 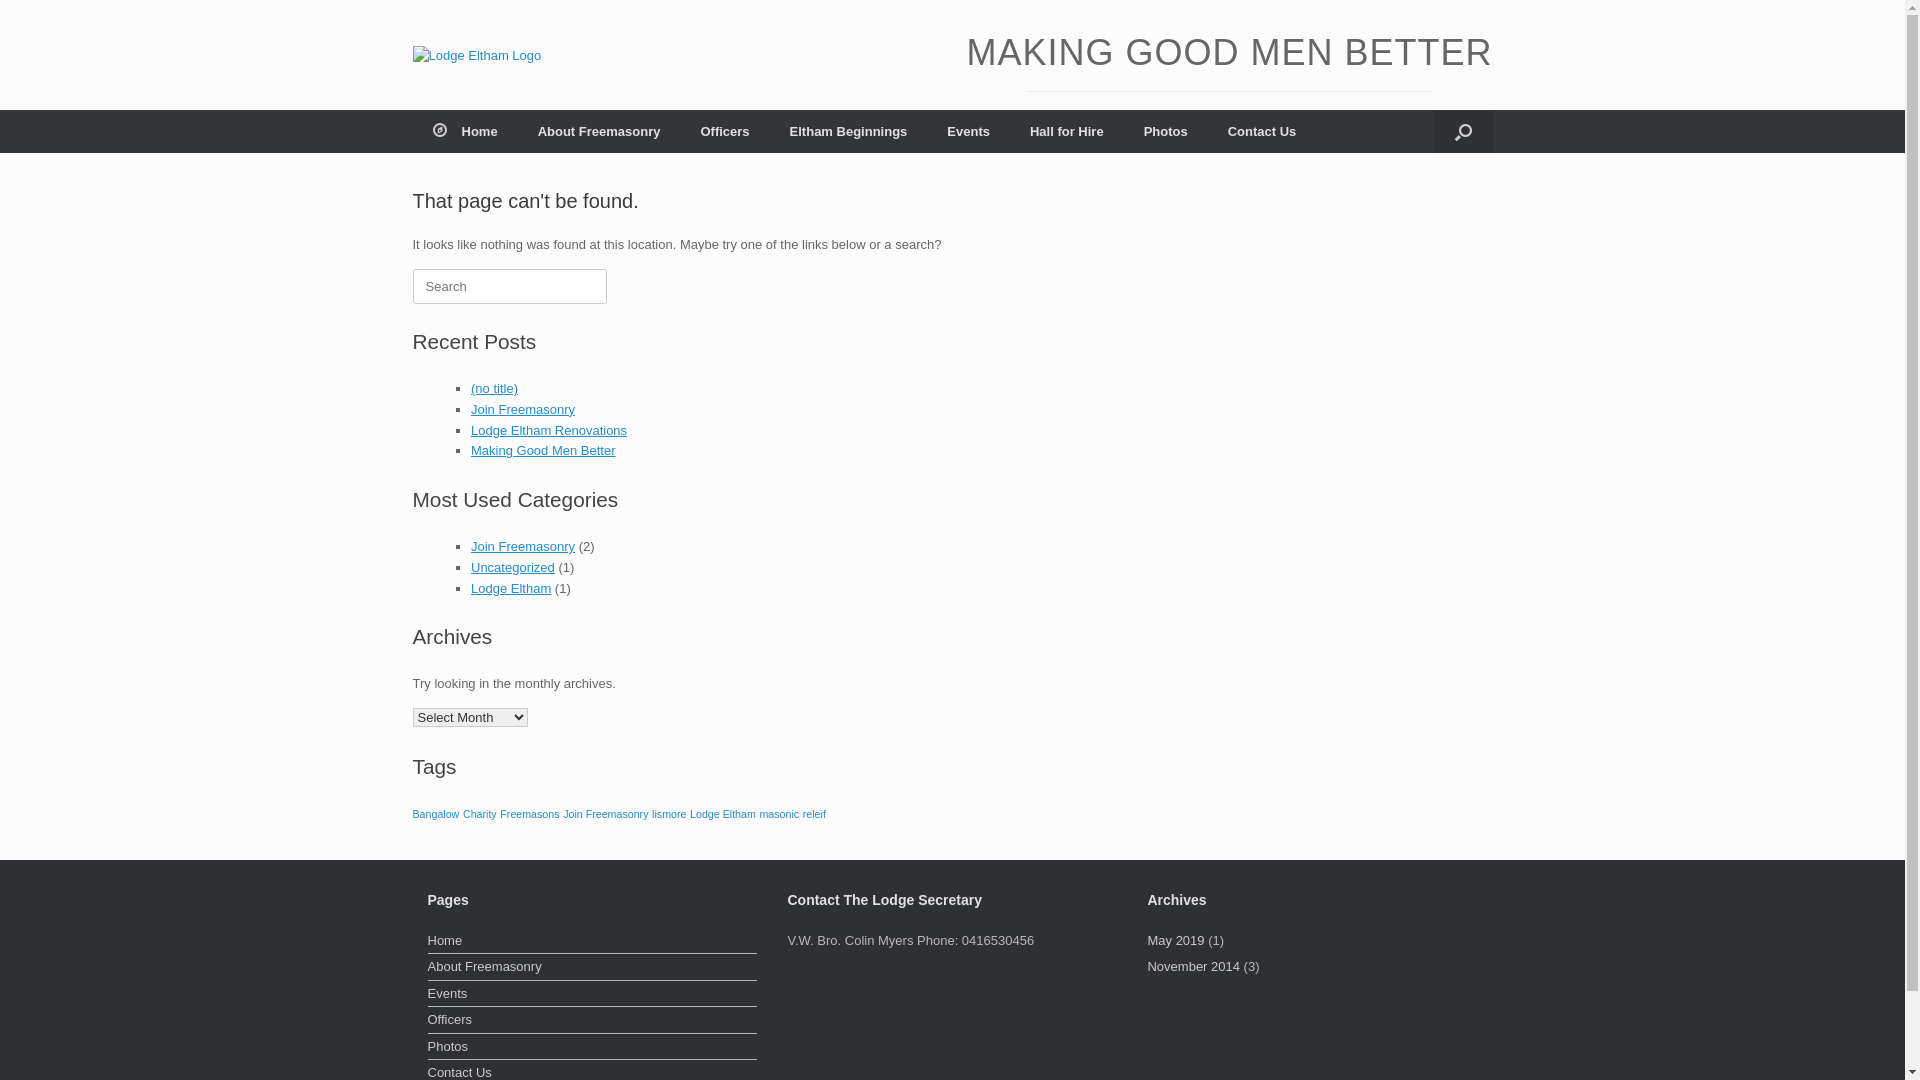 I want to click on 'Eltham Beginnings', so click(x=849, y=131).